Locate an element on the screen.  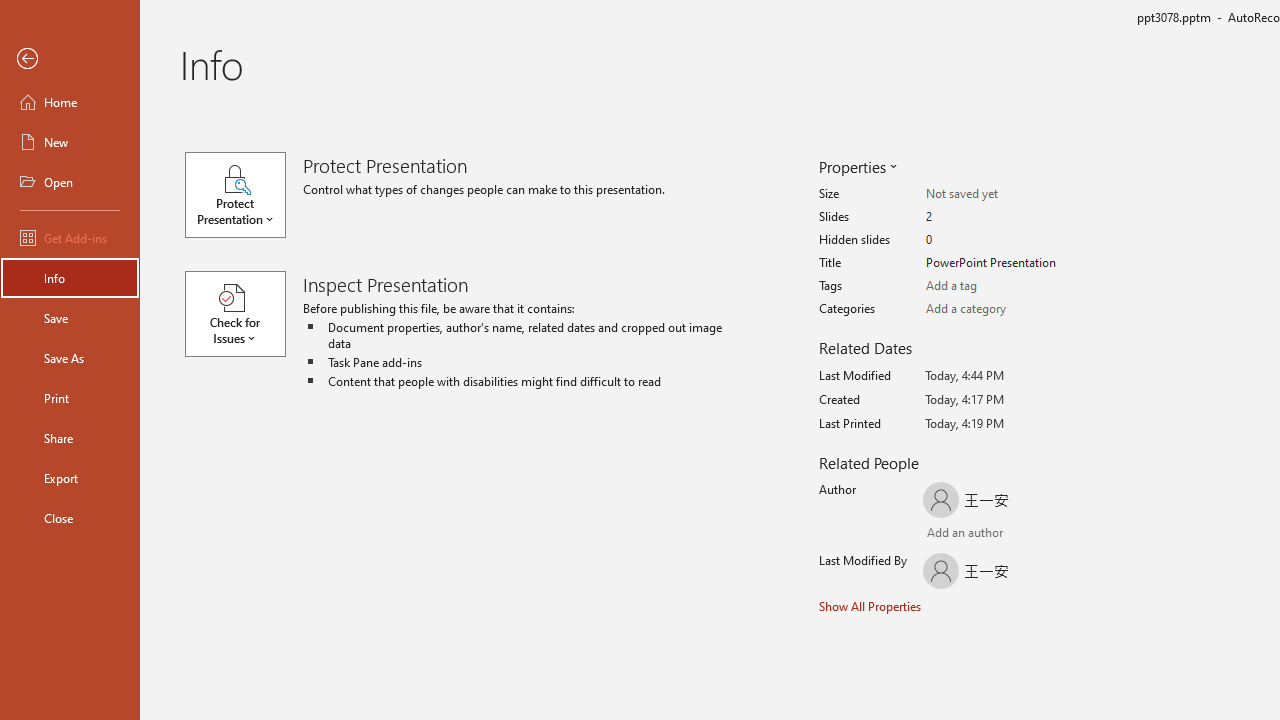
'Save As' is located at coordinates (69, 356).